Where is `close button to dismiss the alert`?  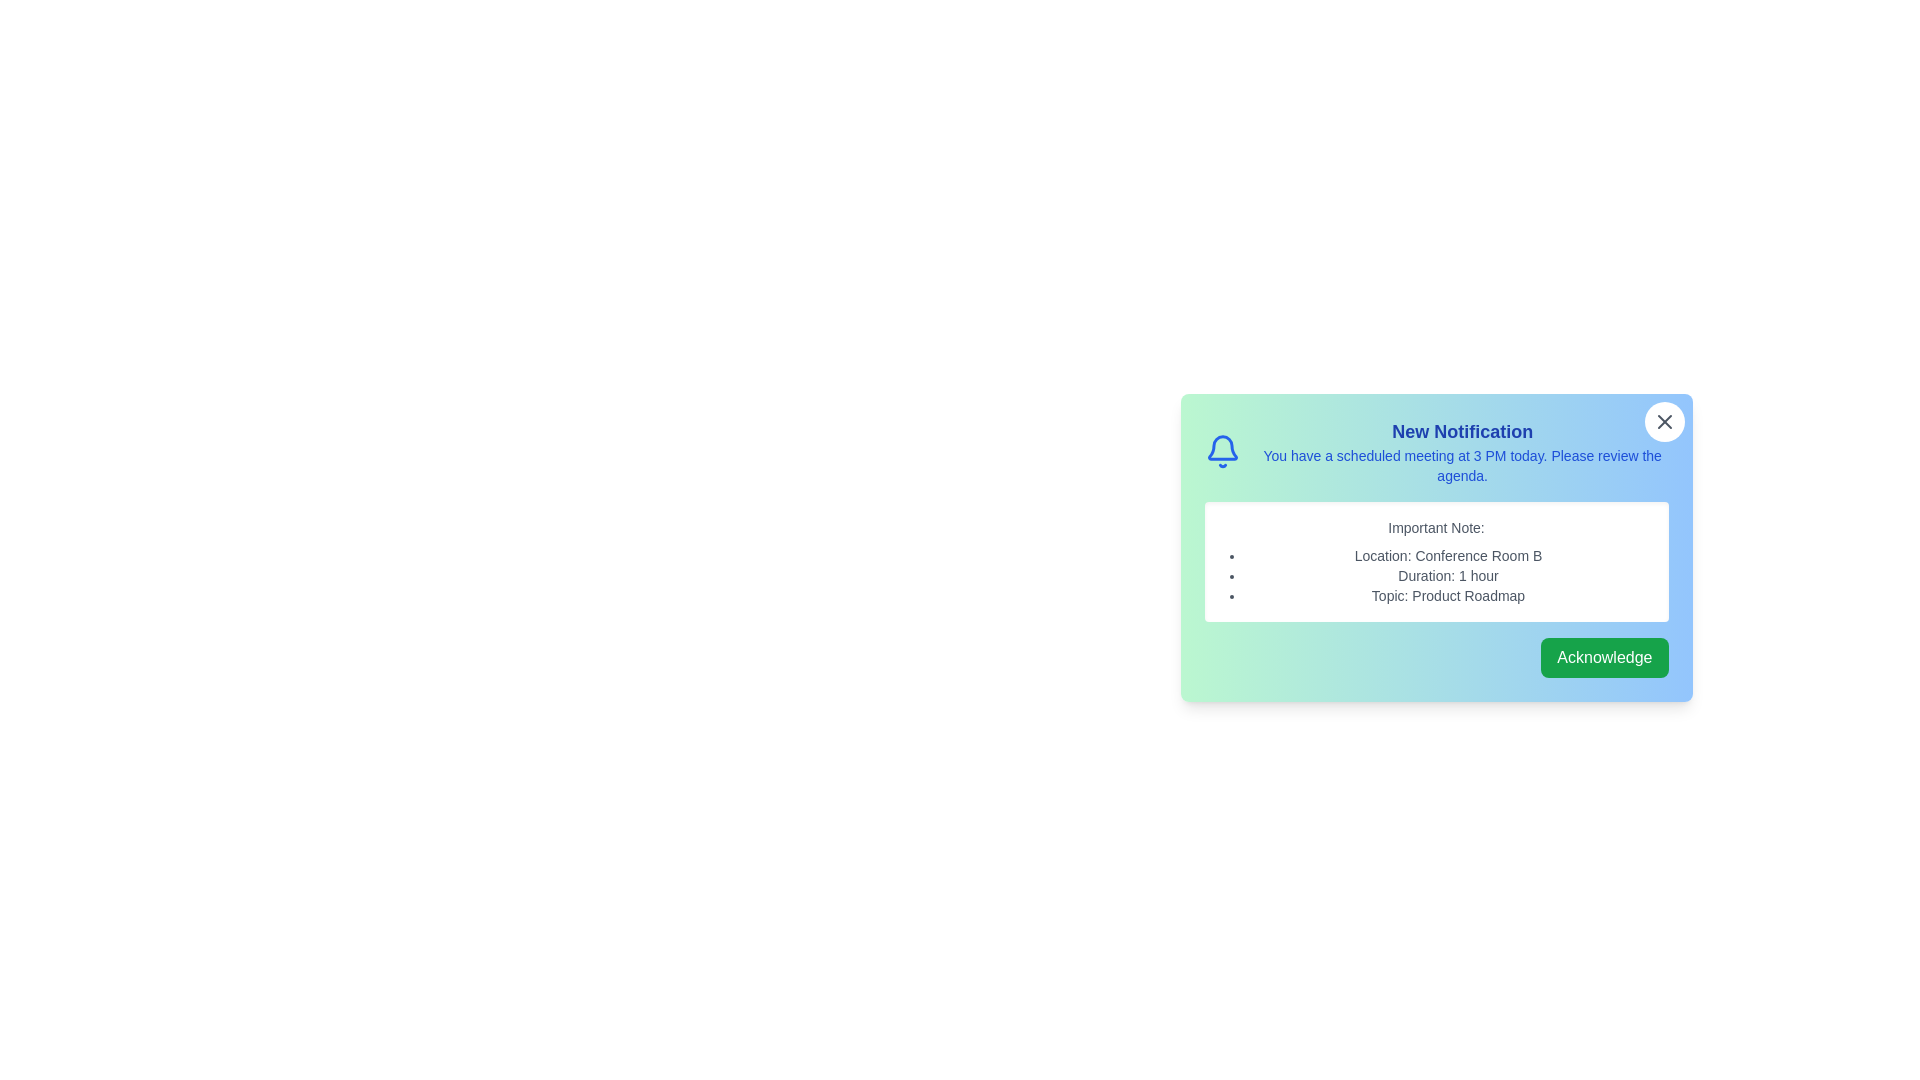
close button to dismiss the alert is located at coordinates (1664, 420).